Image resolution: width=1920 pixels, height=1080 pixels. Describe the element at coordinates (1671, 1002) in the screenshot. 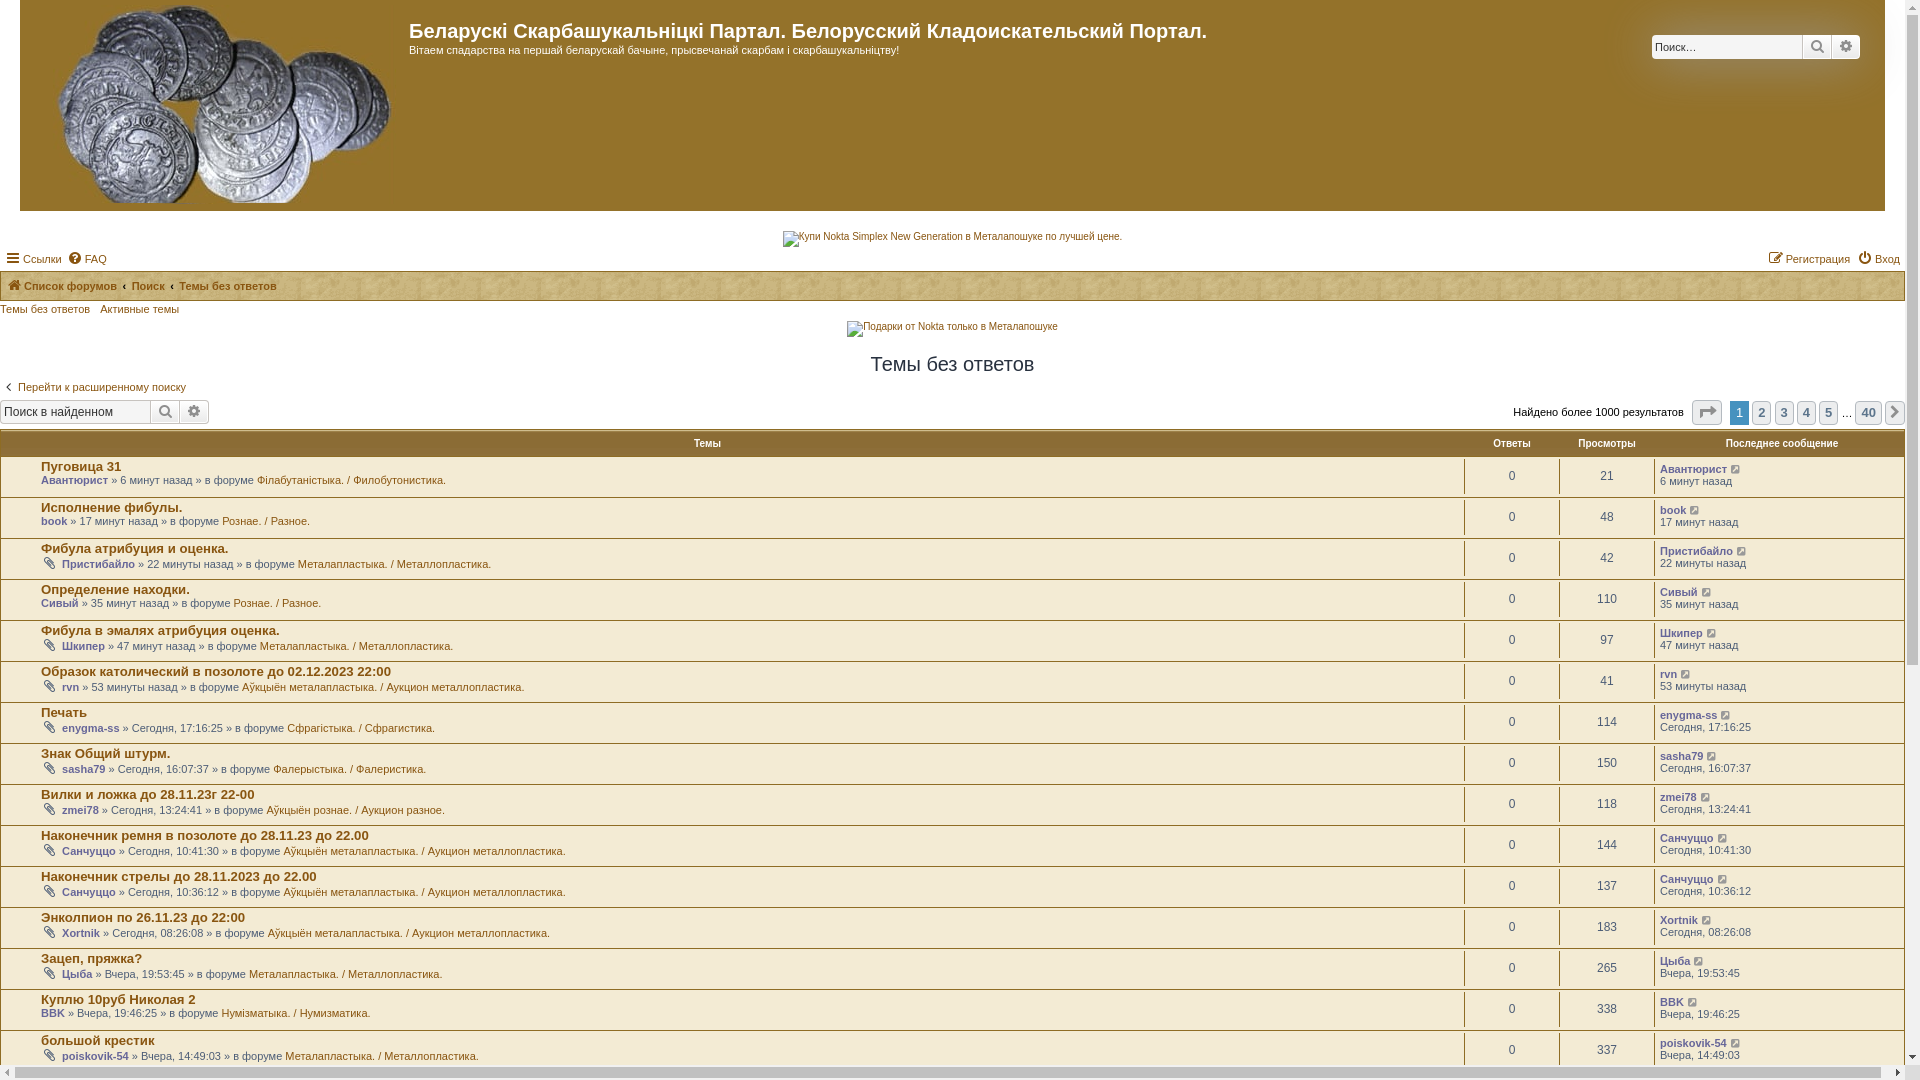

I see `'BBK'` at that location.